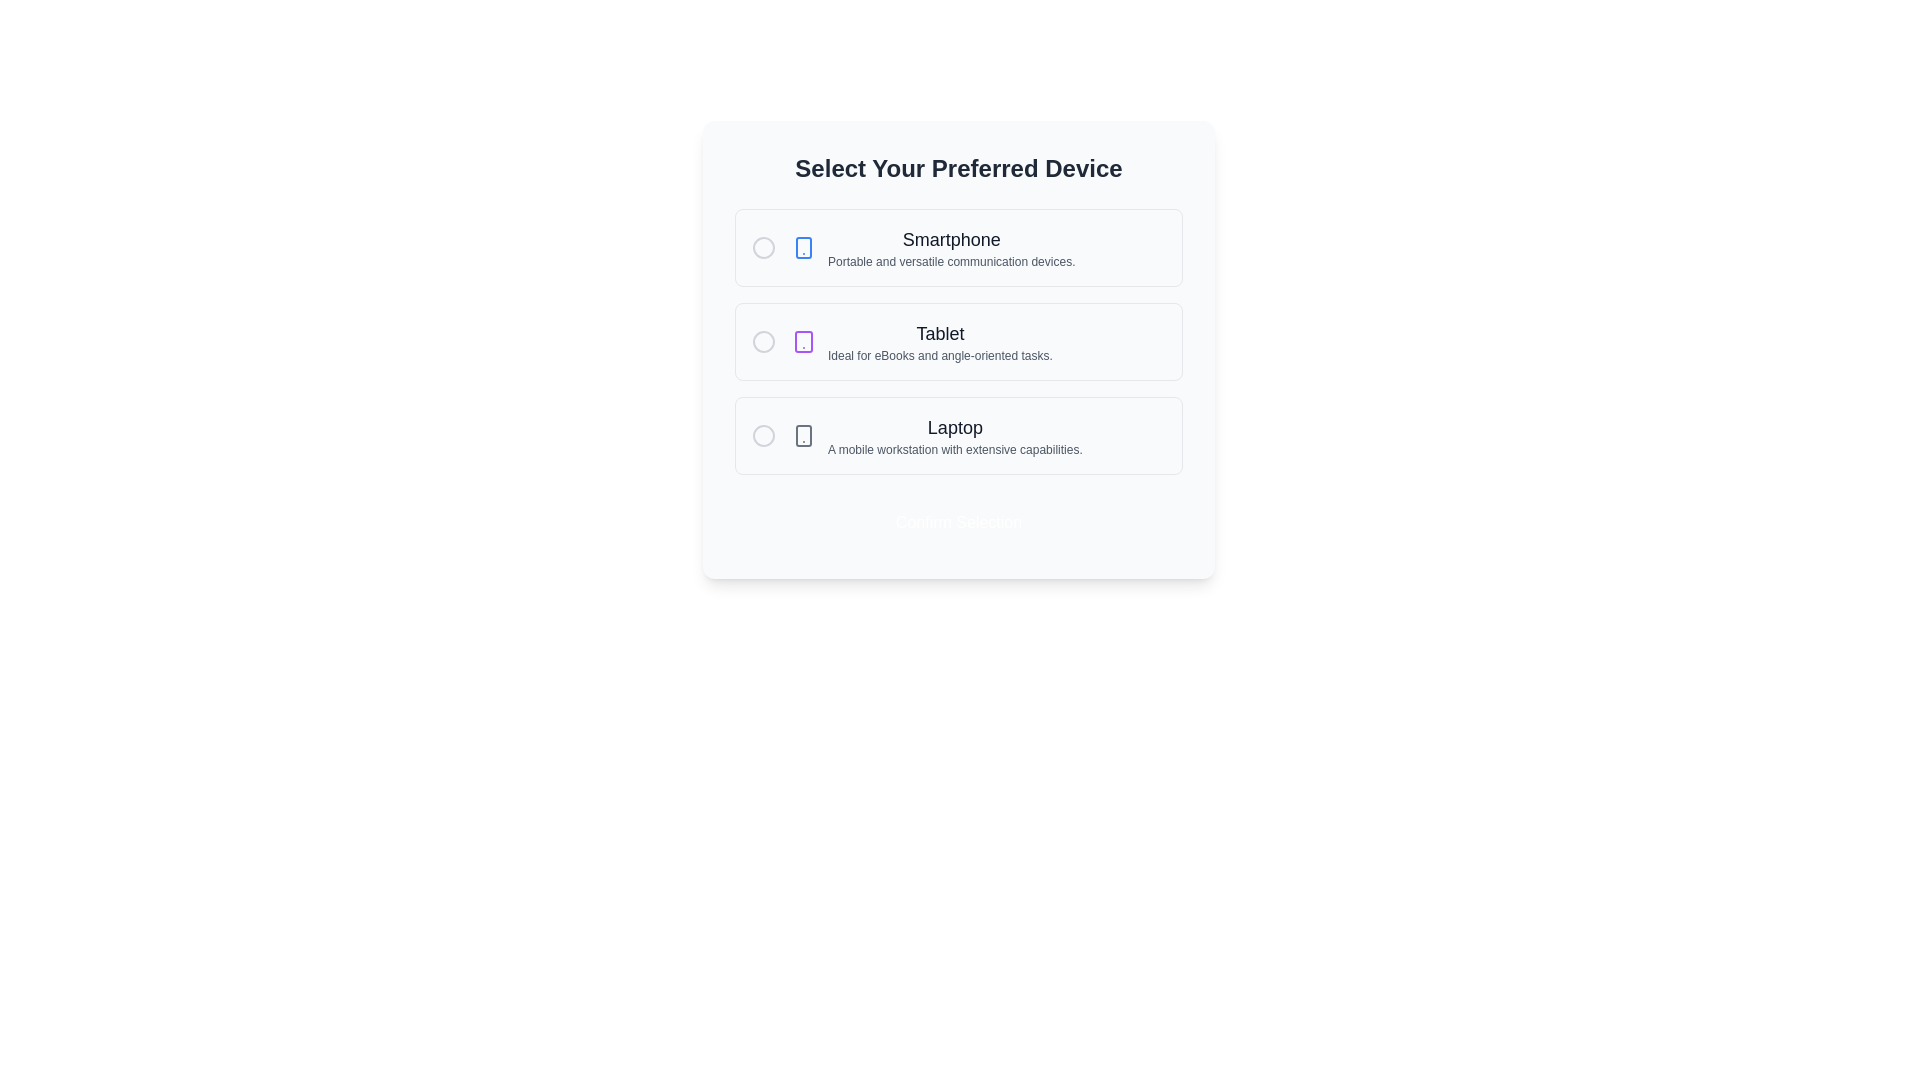 The width and height of the screenshot is (1920, 1080). What do you see at coordinates (954, 450) in the screenshot?
I see `descriptive text located directly below the 'Laptop' label in the selection panel, providing additional information about its features` at bounding box center [954, 450].